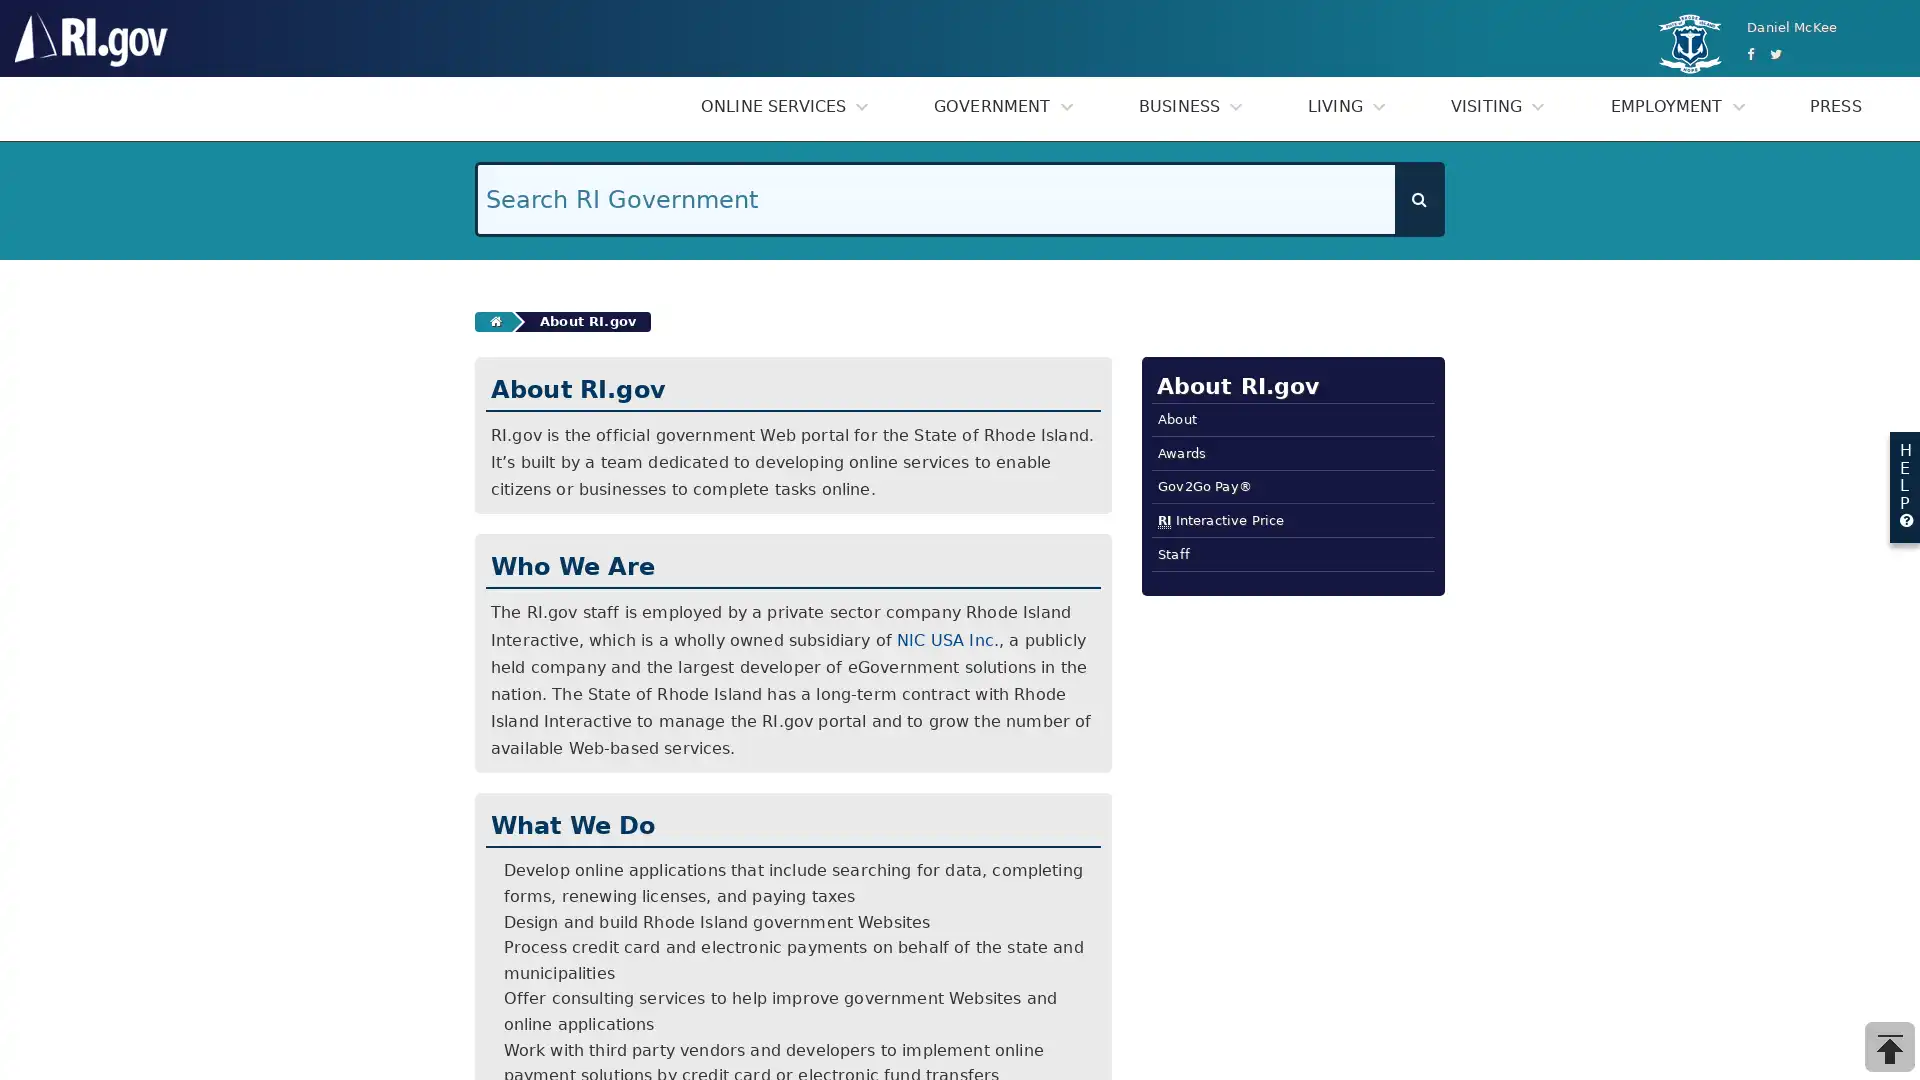 The image size is (1920, 1080). I want to click on Search, so click(1418, 199).